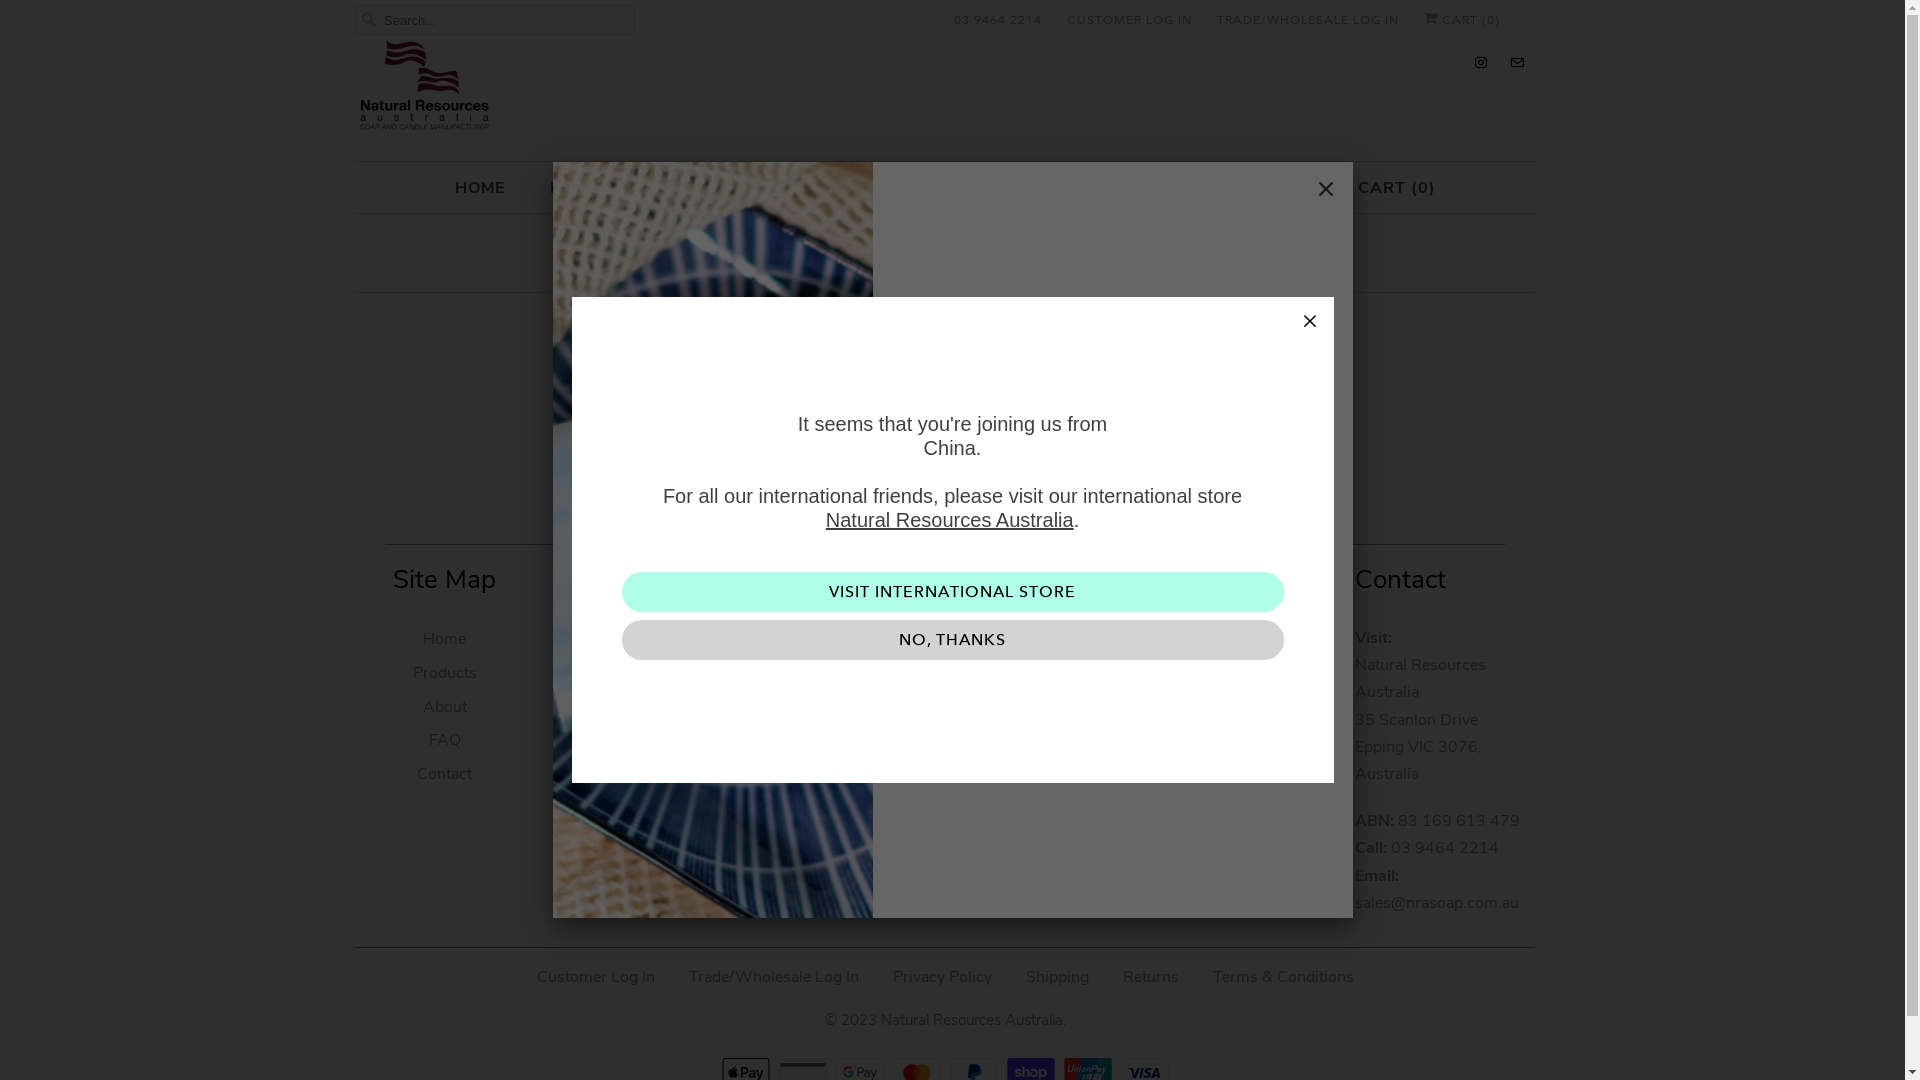 Image resolution: width=1920 pixels, height=1080 pixels. I want to click on 'Natural Resources Australia on Instagram', so click(1481, 61).